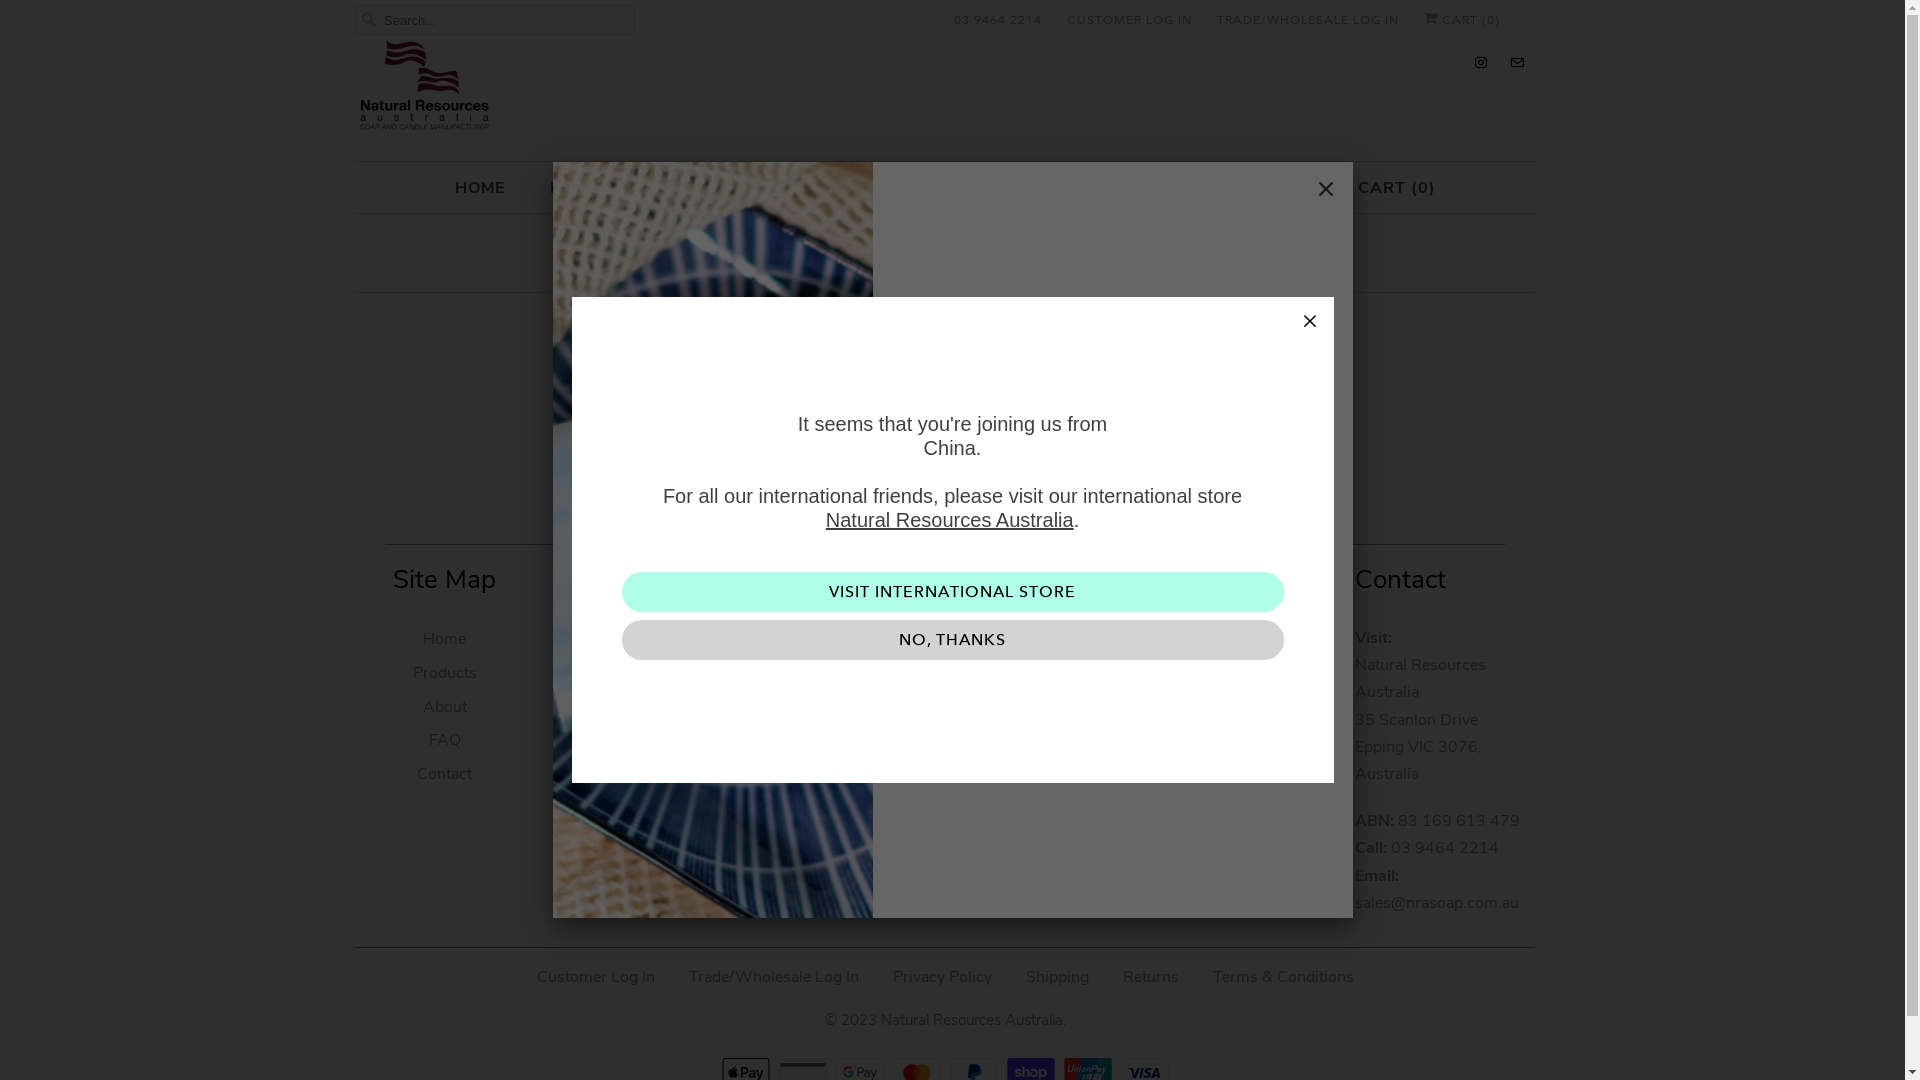 Image resolution: width=1920 pixels, height=1080 pixels. I want to click on 'Natural Resources Australia on Instagram', so click(1481, 61).